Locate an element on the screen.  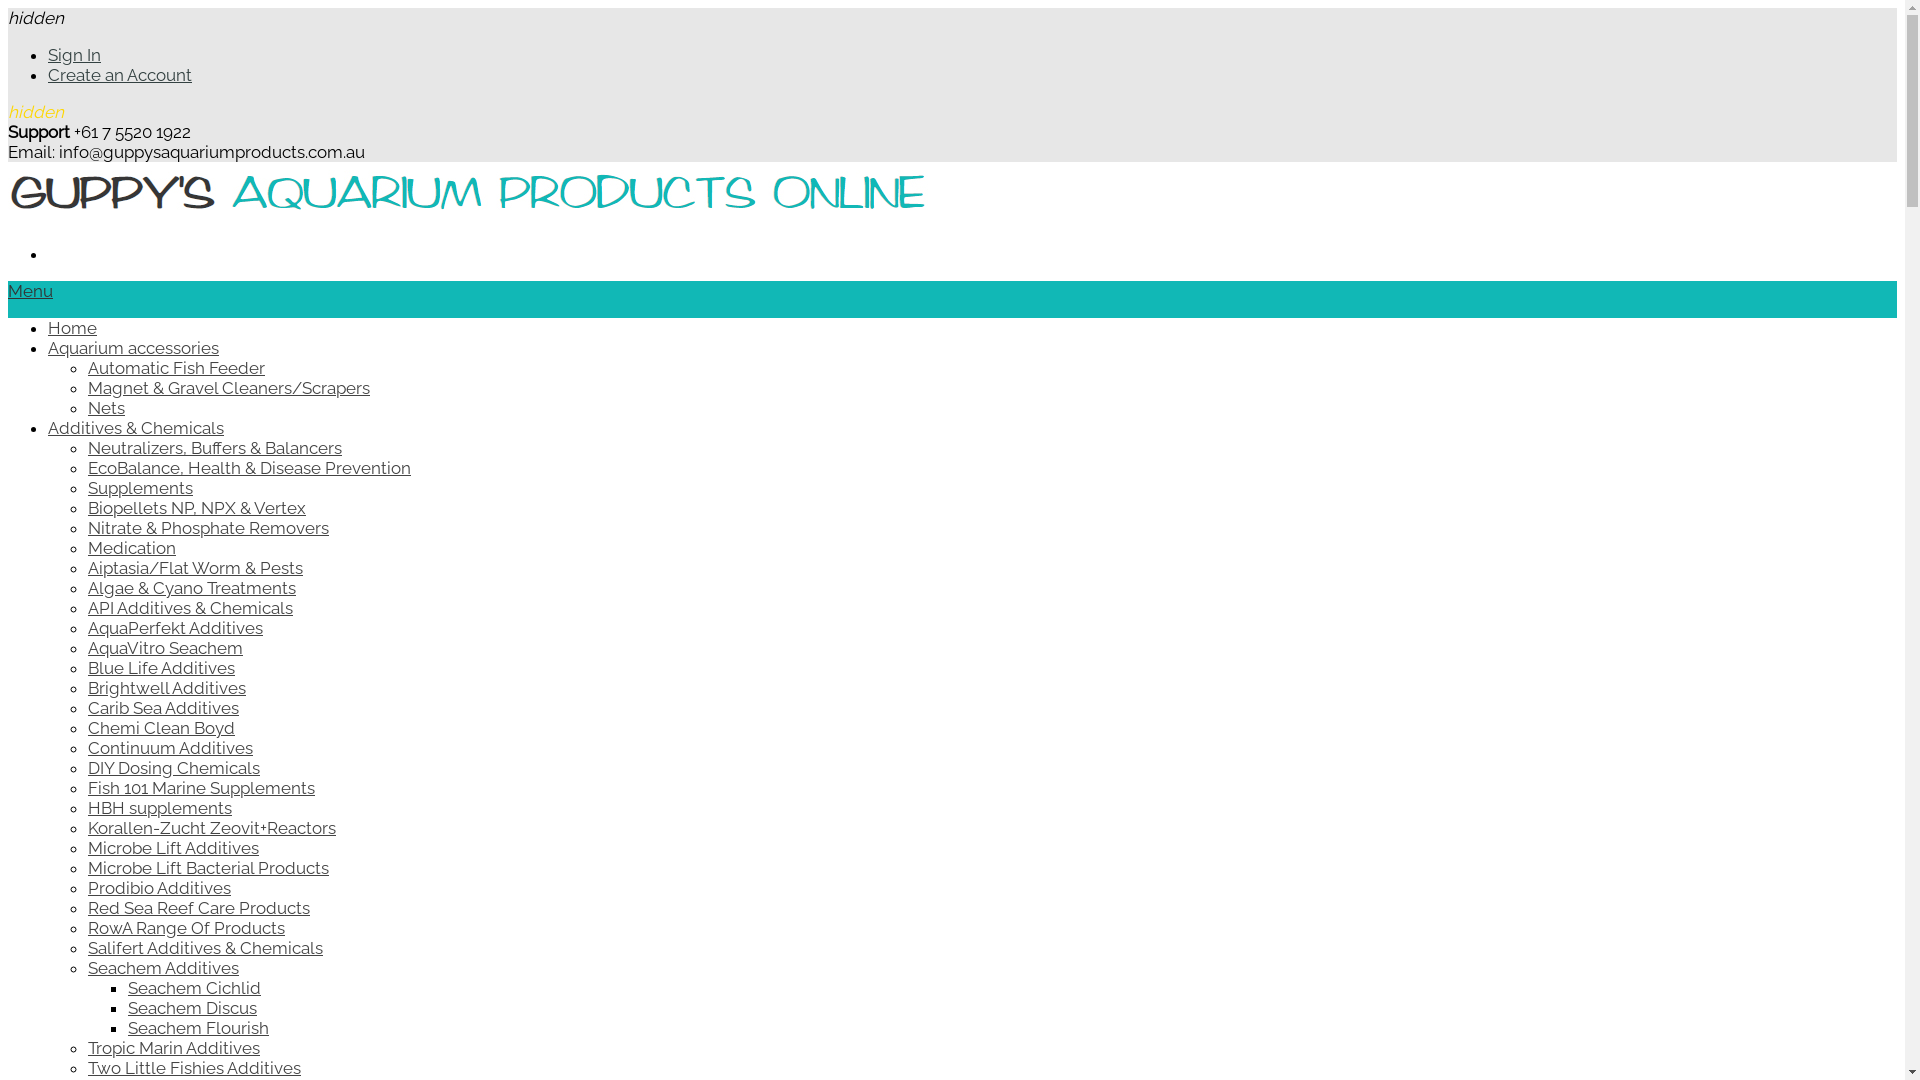
'Carib Sea Additives' is located at coordinates (163, 707).